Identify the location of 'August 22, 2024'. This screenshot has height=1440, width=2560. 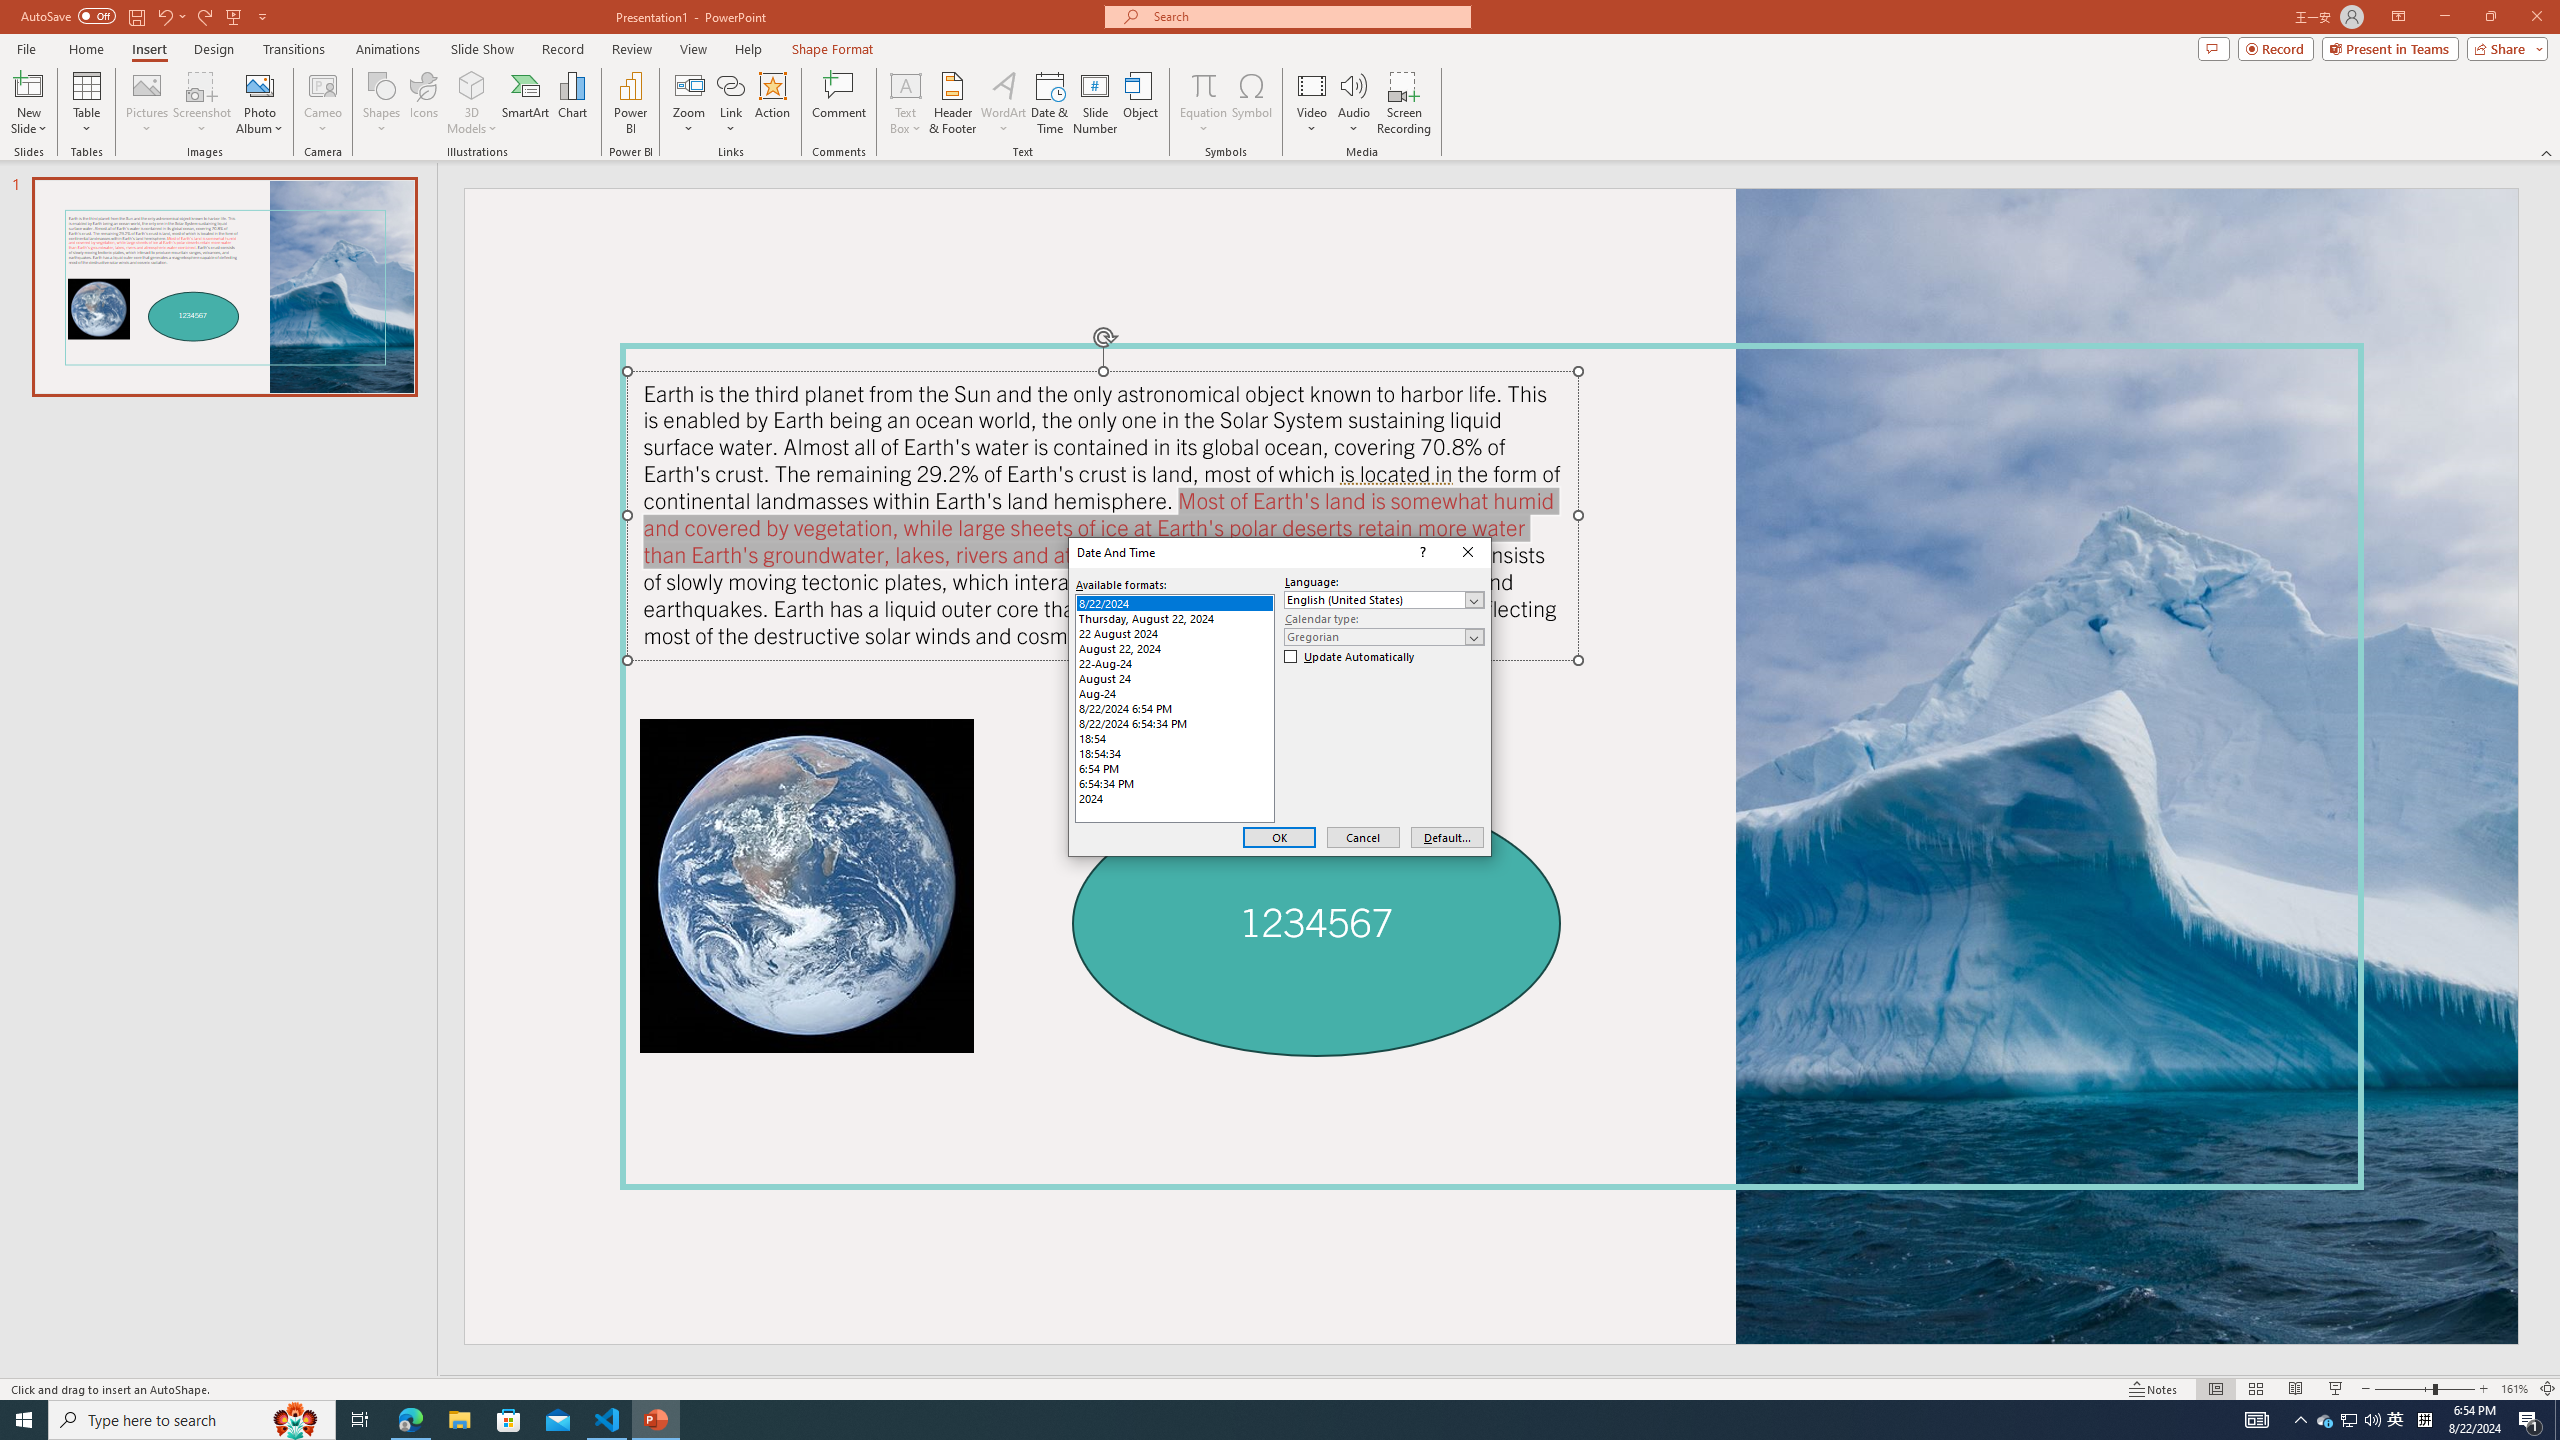
(1174, 647).